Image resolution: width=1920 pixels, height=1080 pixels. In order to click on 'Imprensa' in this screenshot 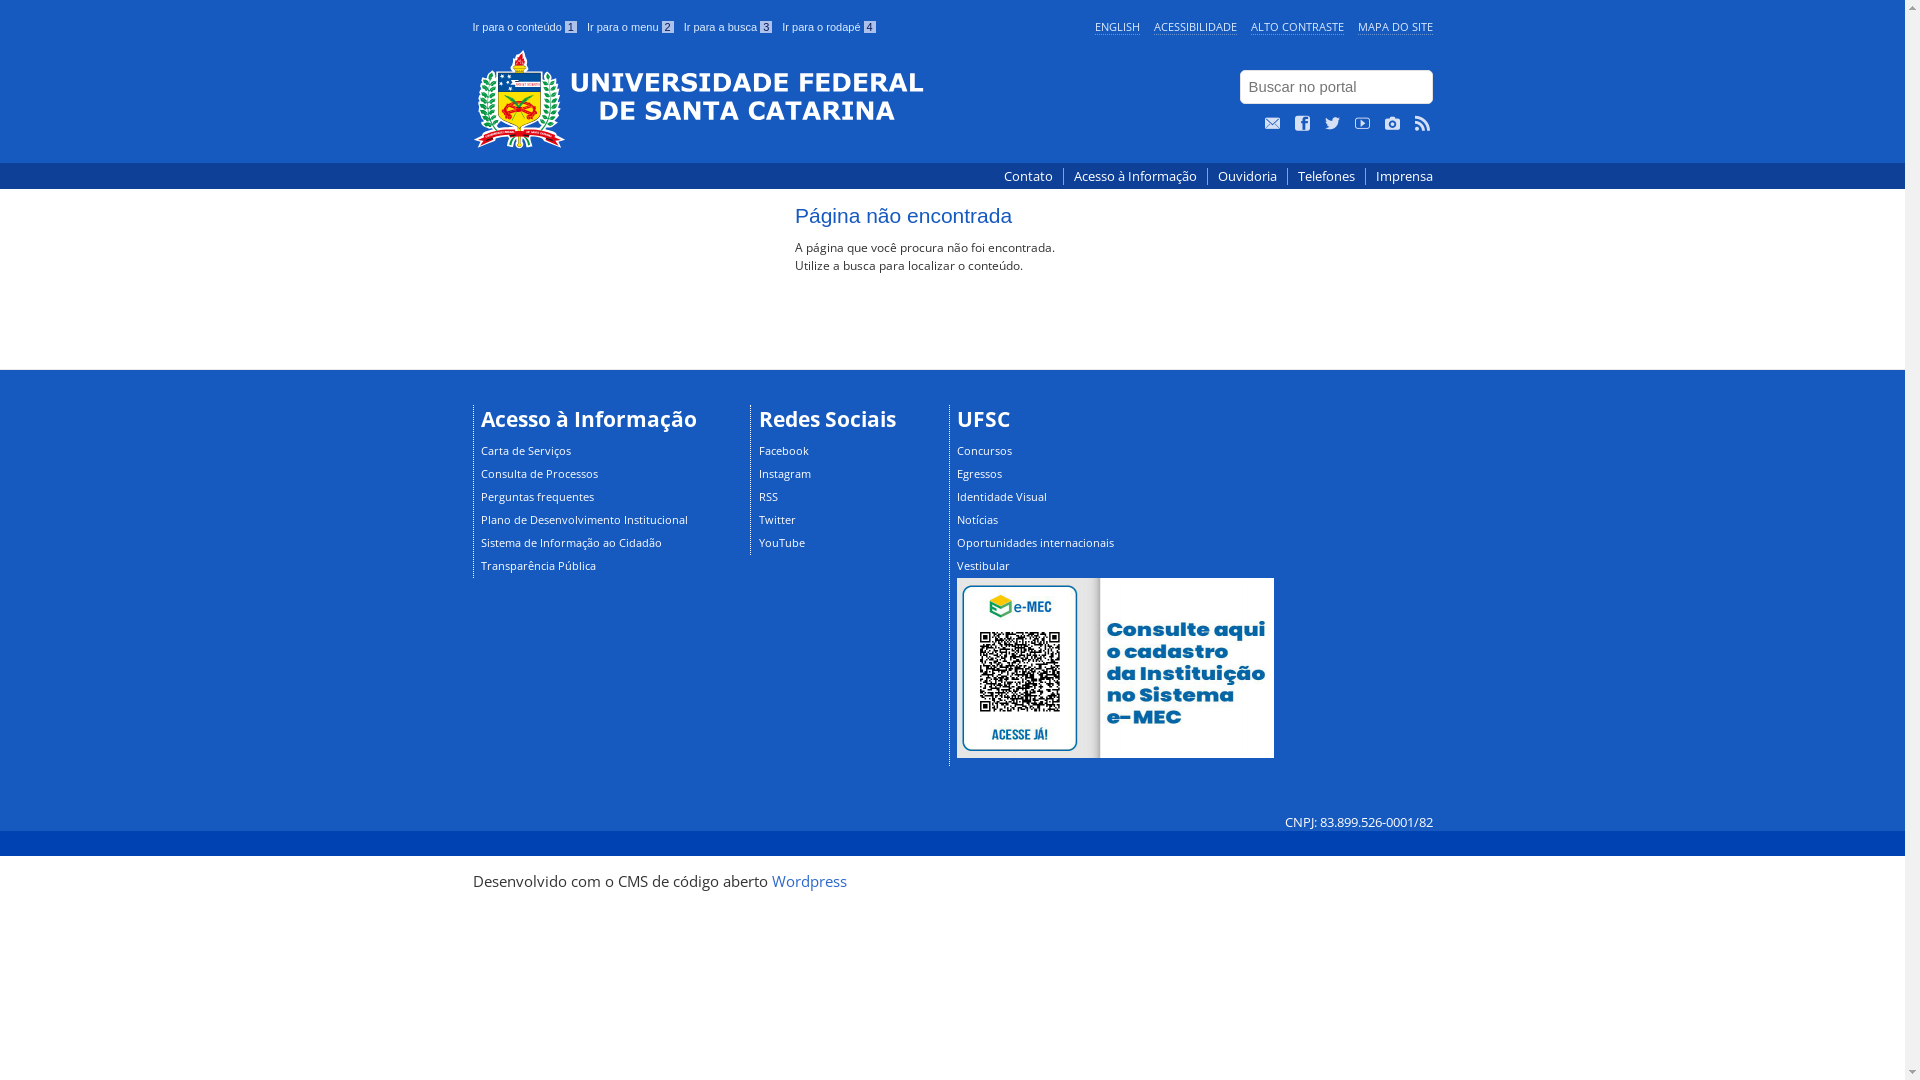, I will do `click(1403, 175)`.